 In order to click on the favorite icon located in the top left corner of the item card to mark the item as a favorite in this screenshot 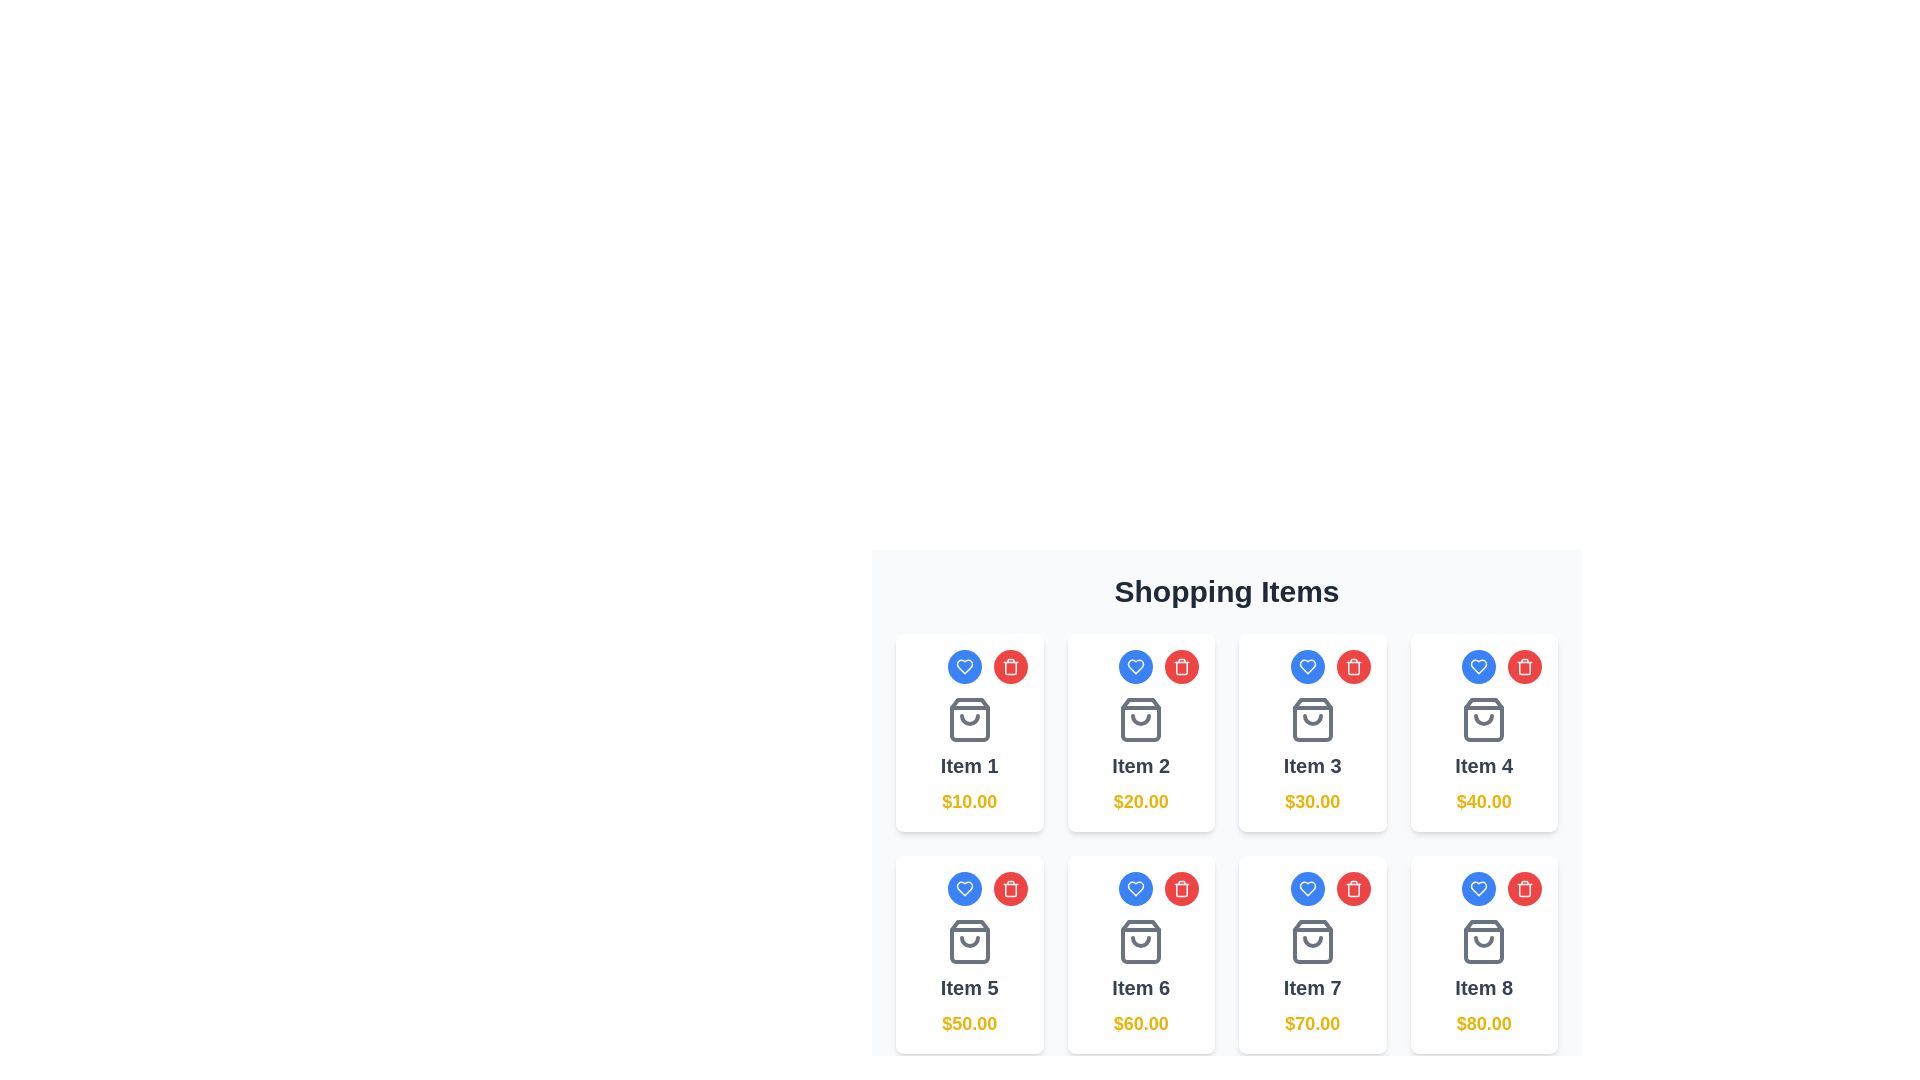, I will do `click(964, 887)`.